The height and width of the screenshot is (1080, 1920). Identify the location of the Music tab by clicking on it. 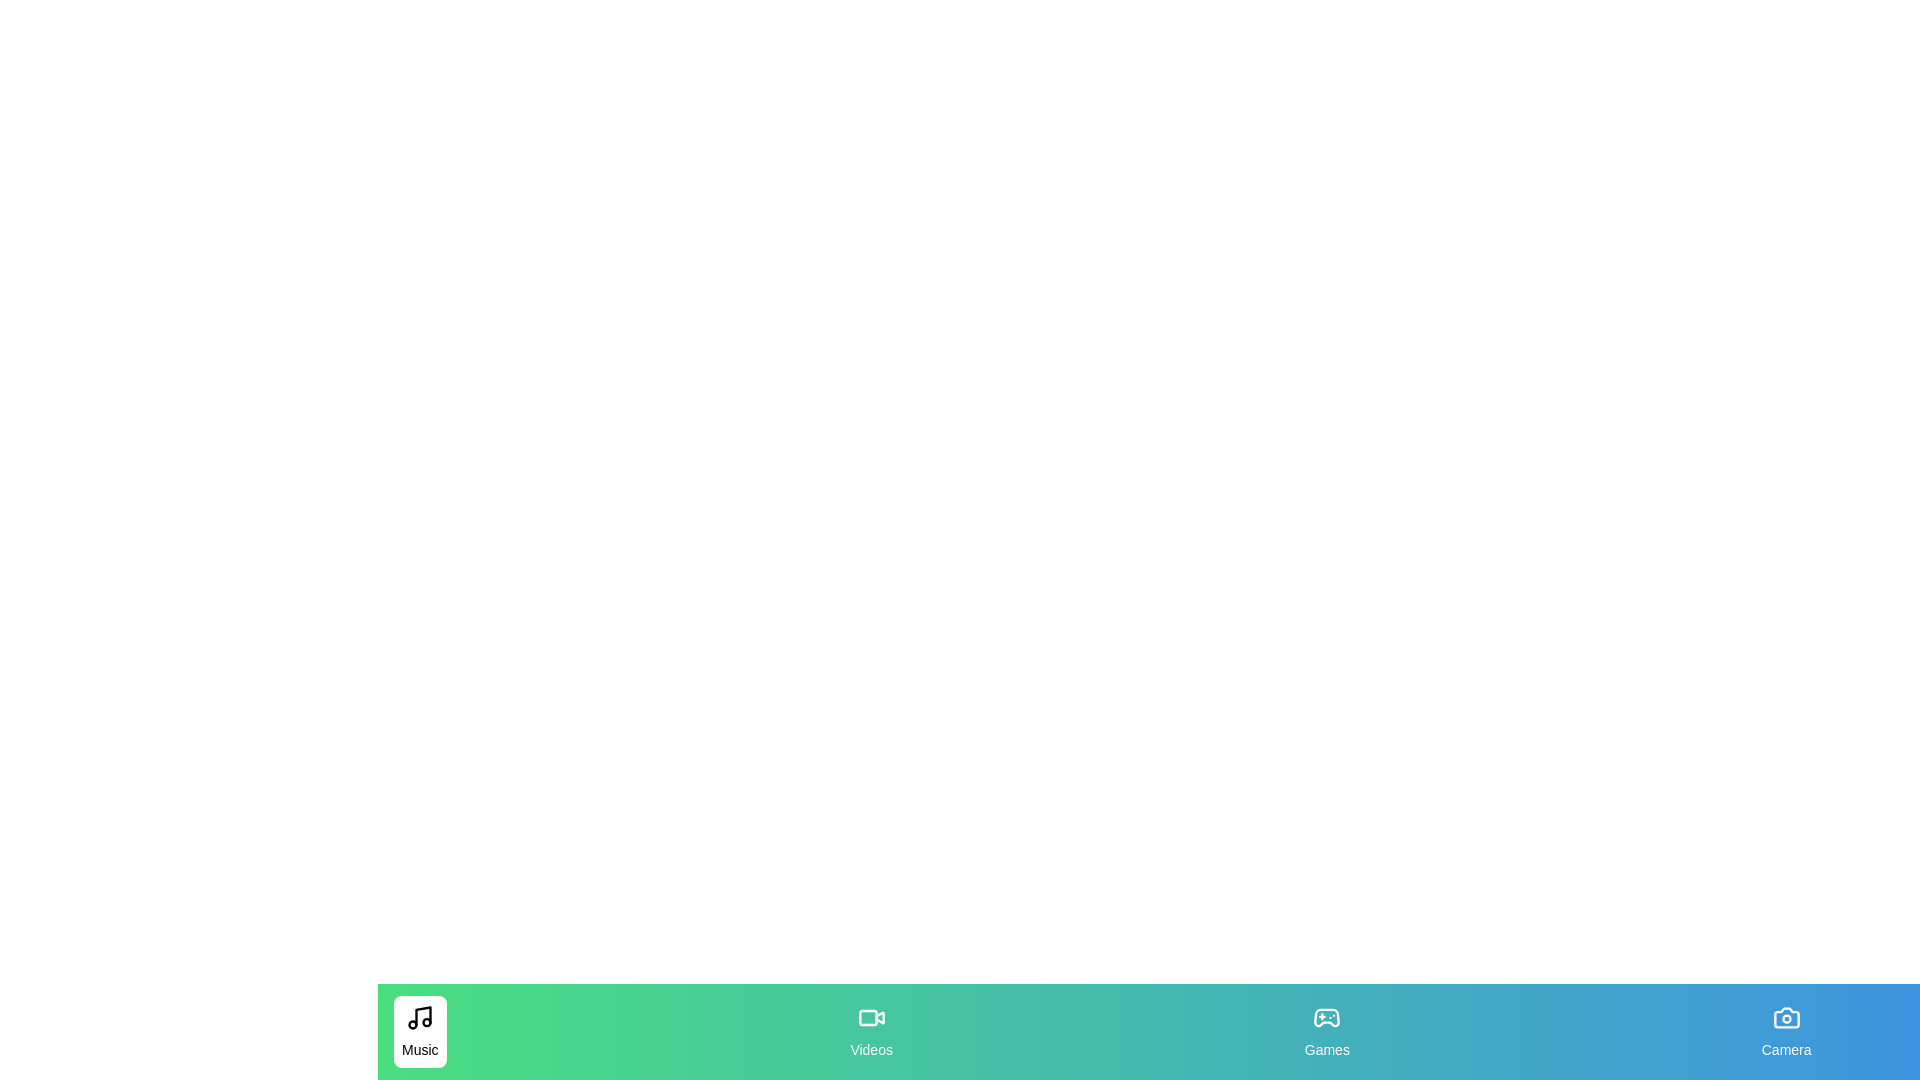
(419, 1032).